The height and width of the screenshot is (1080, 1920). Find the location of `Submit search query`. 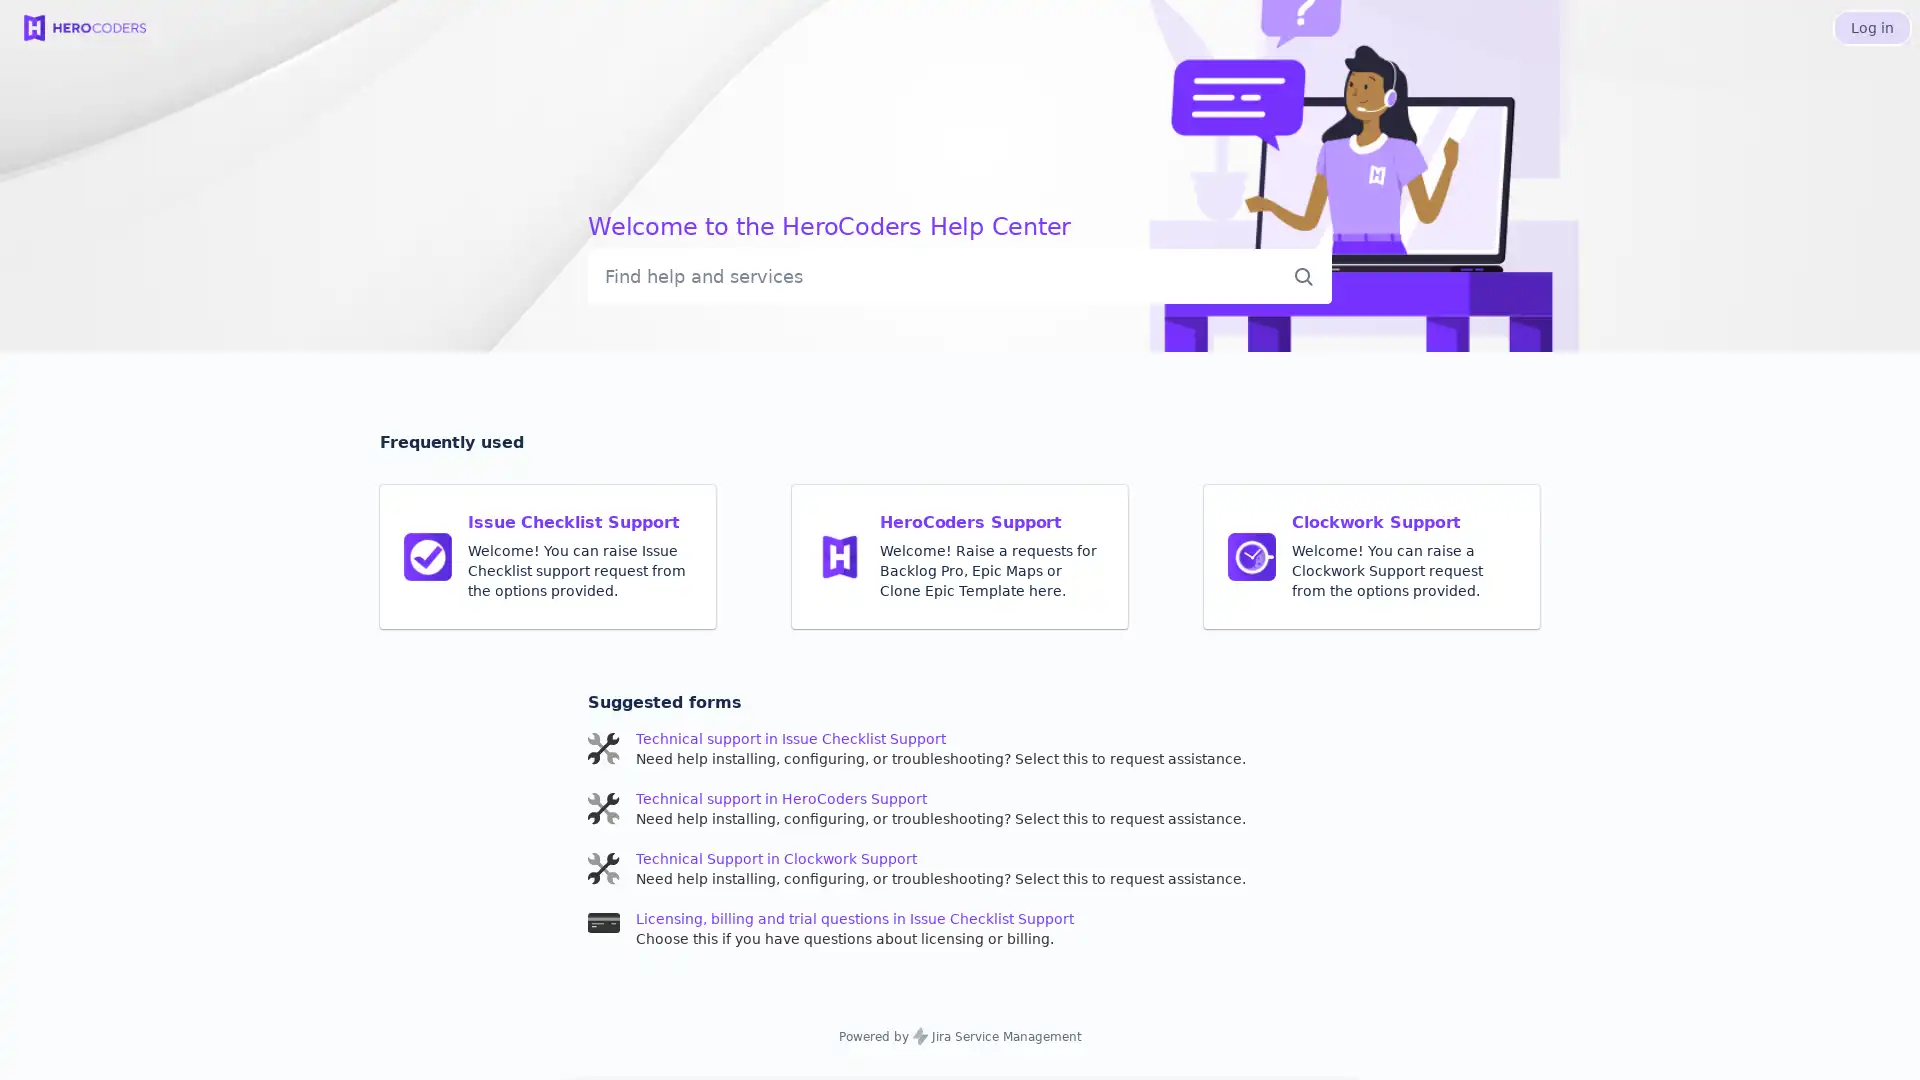

Submit search query is located at coordinates (1304, 276).